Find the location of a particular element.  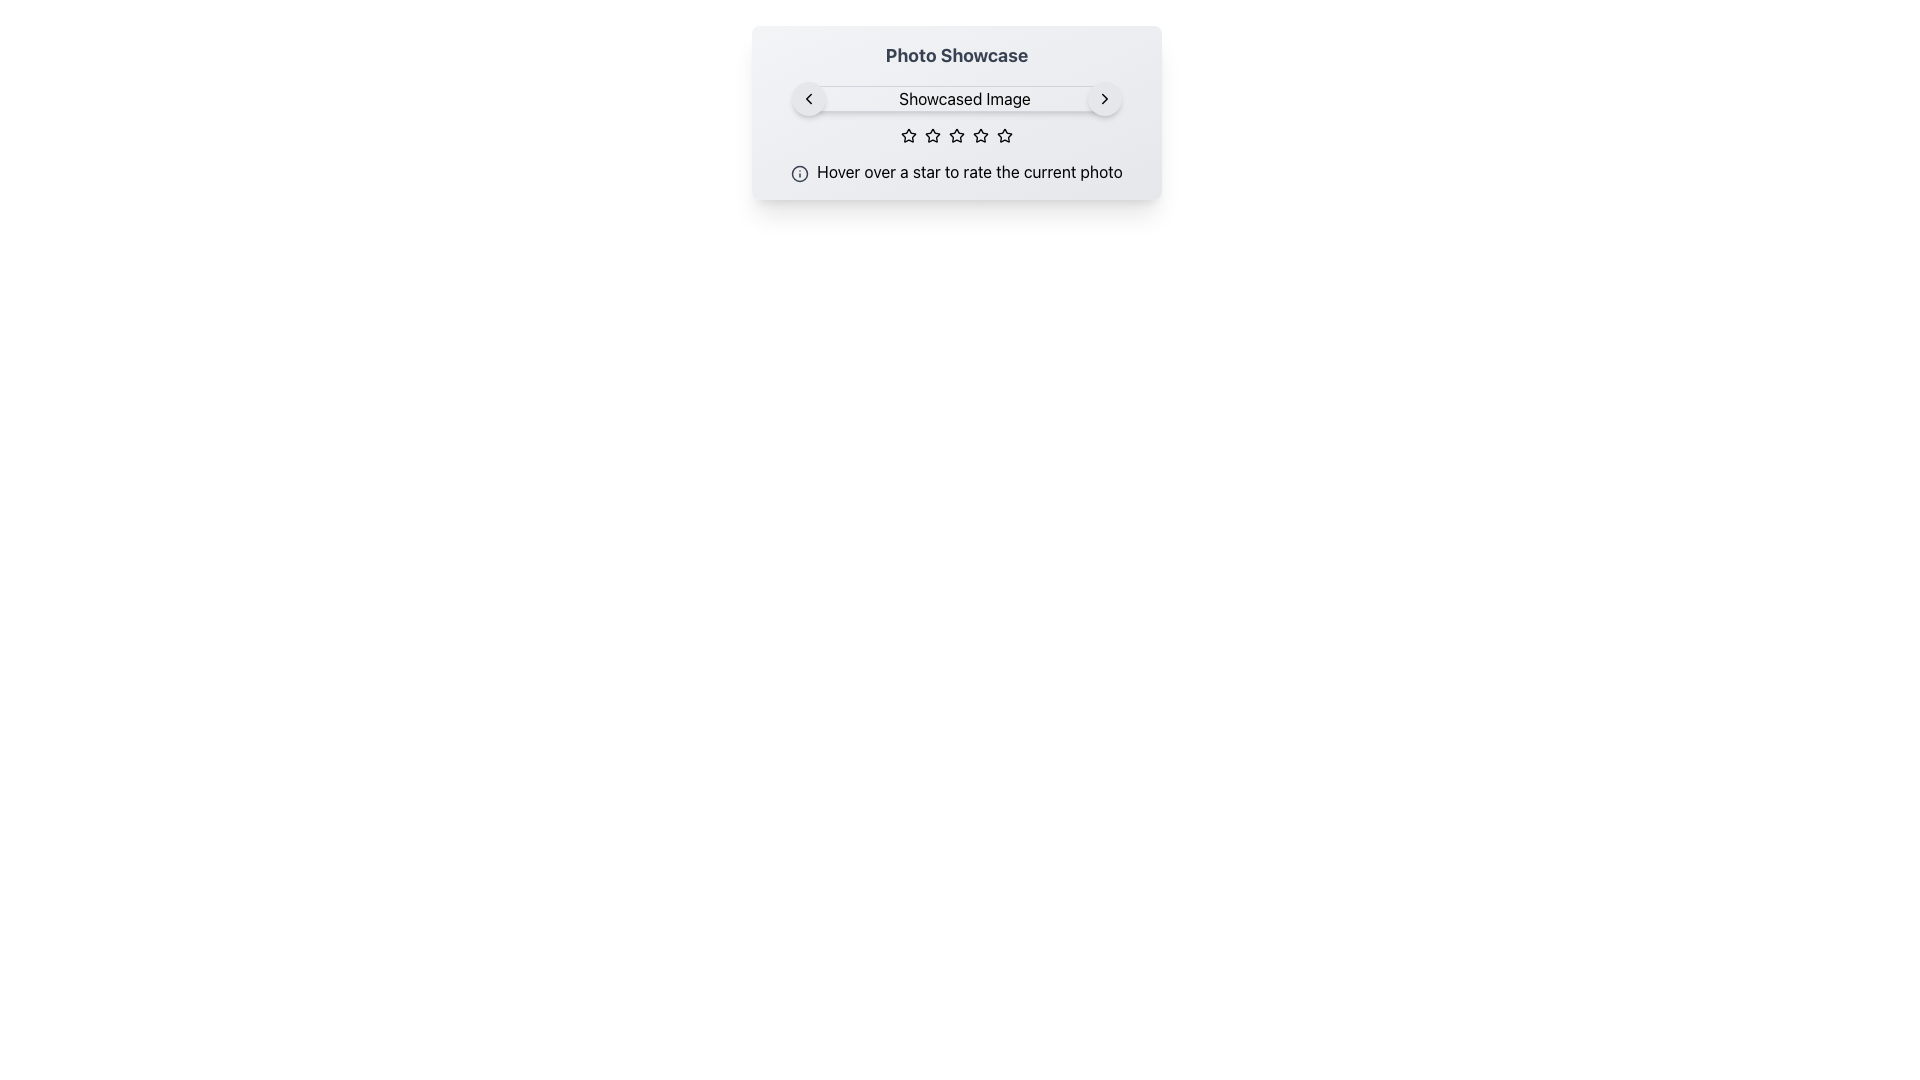

the selected star-shaped icon, which is the sixth in a row of nine stars is located at coordinates (980, 135).